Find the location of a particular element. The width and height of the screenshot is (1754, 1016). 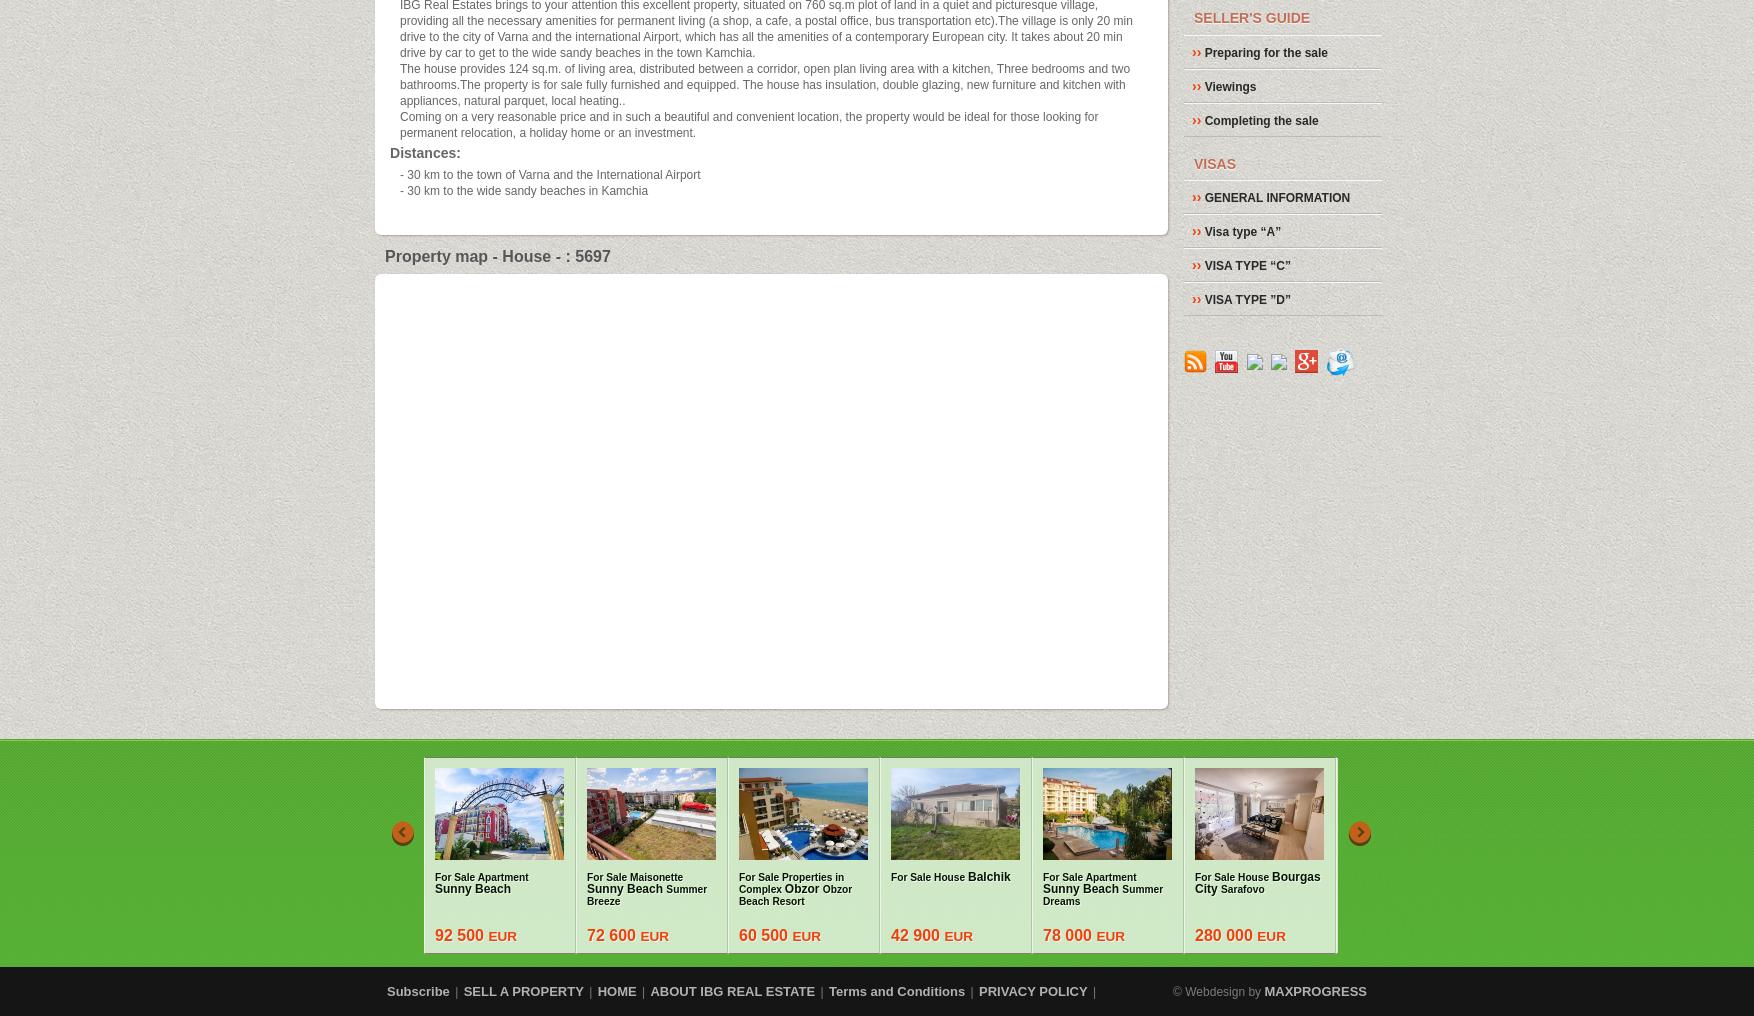

'Distances:' is located at coordinates (424, 152).